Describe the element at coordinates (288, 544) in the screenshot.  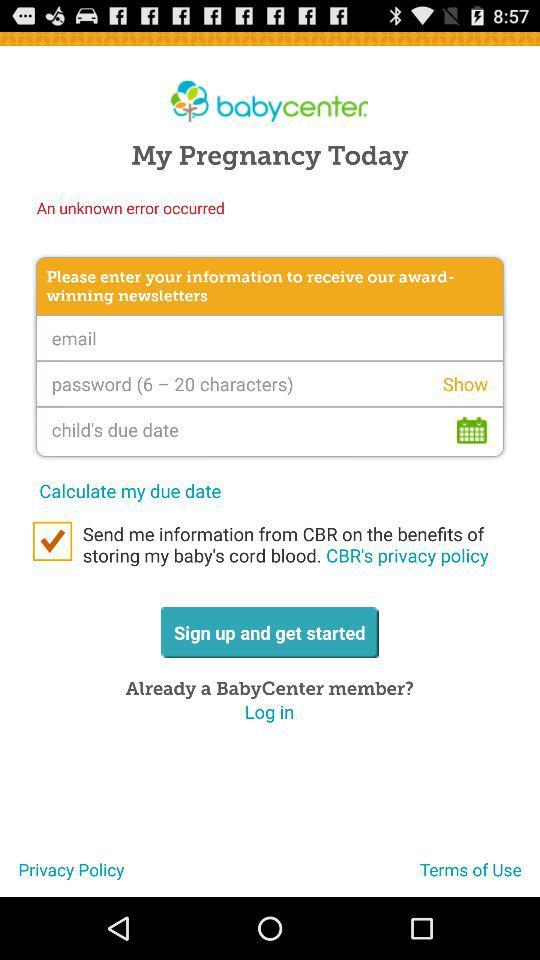
I see `icon below calculate my due item` at that location.